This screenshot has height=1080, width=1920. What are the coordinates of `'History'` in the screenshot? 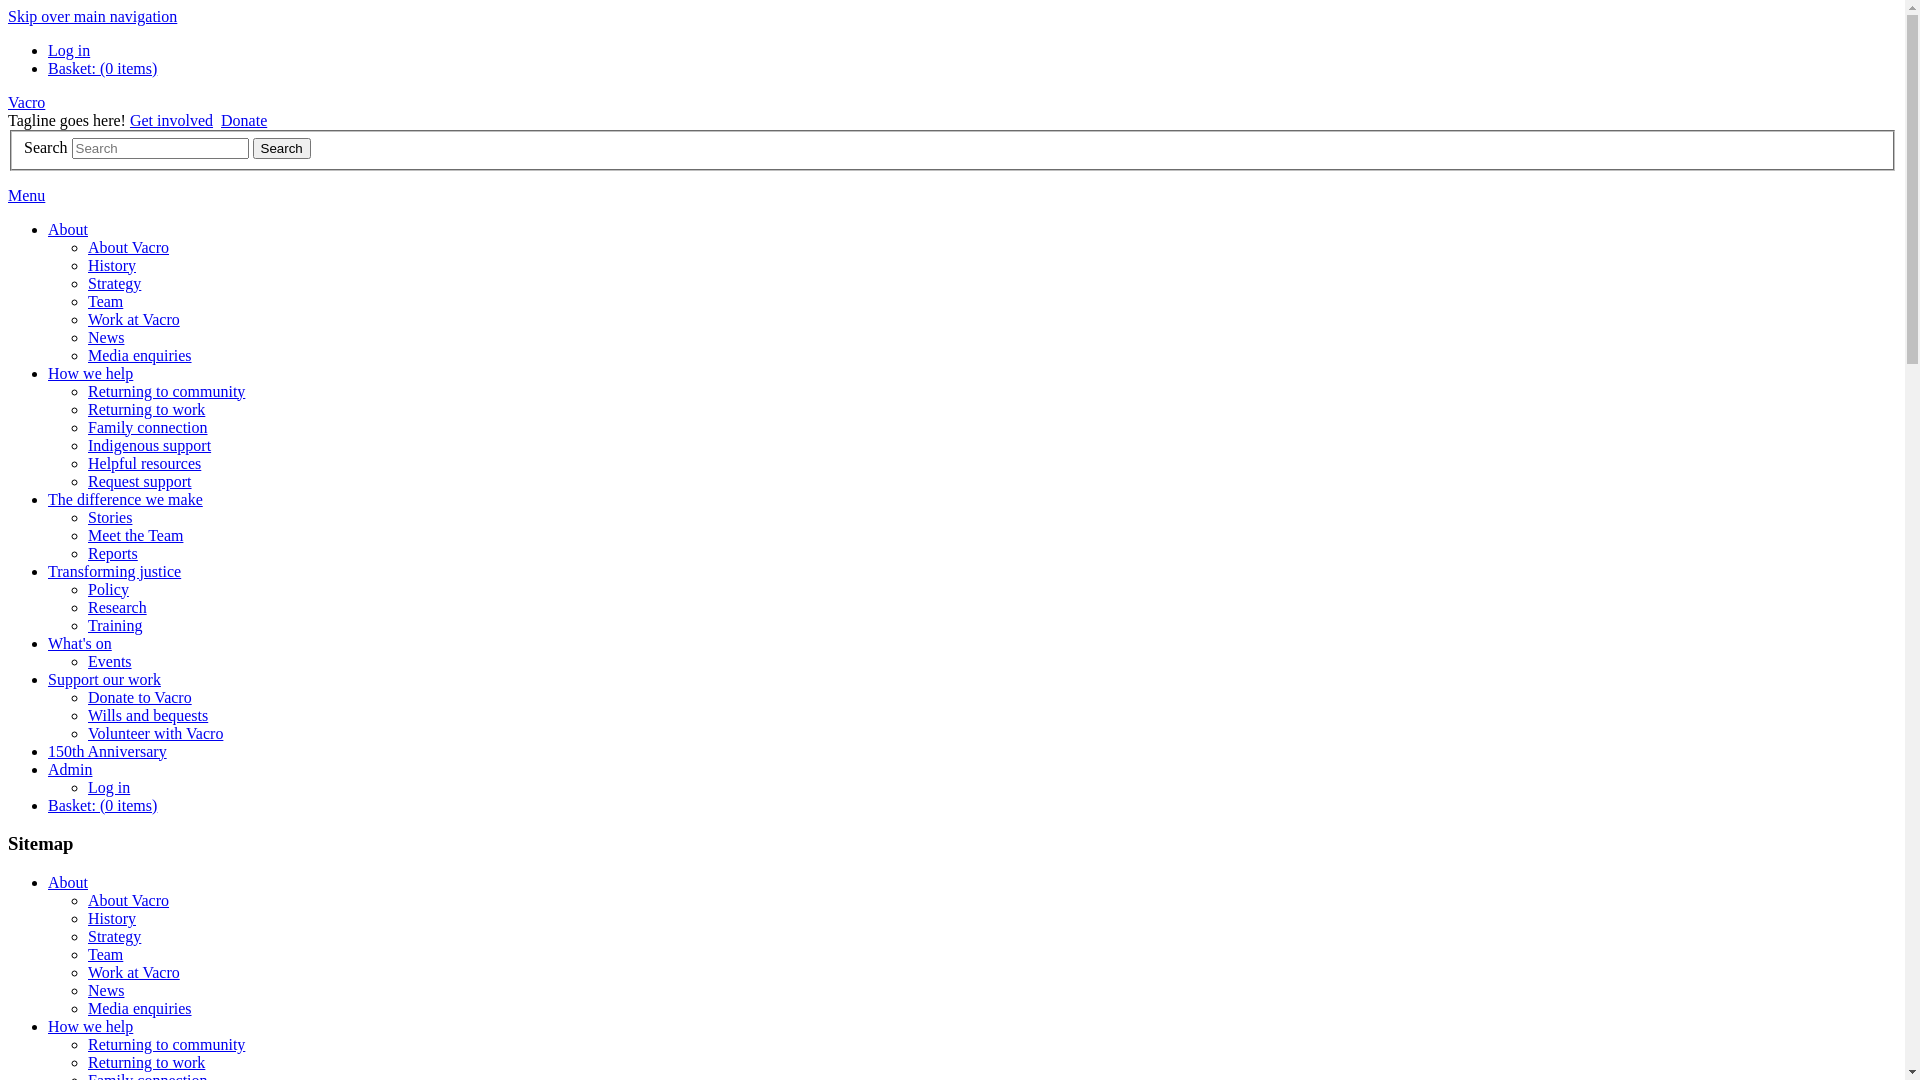 It's located at (110, 918).